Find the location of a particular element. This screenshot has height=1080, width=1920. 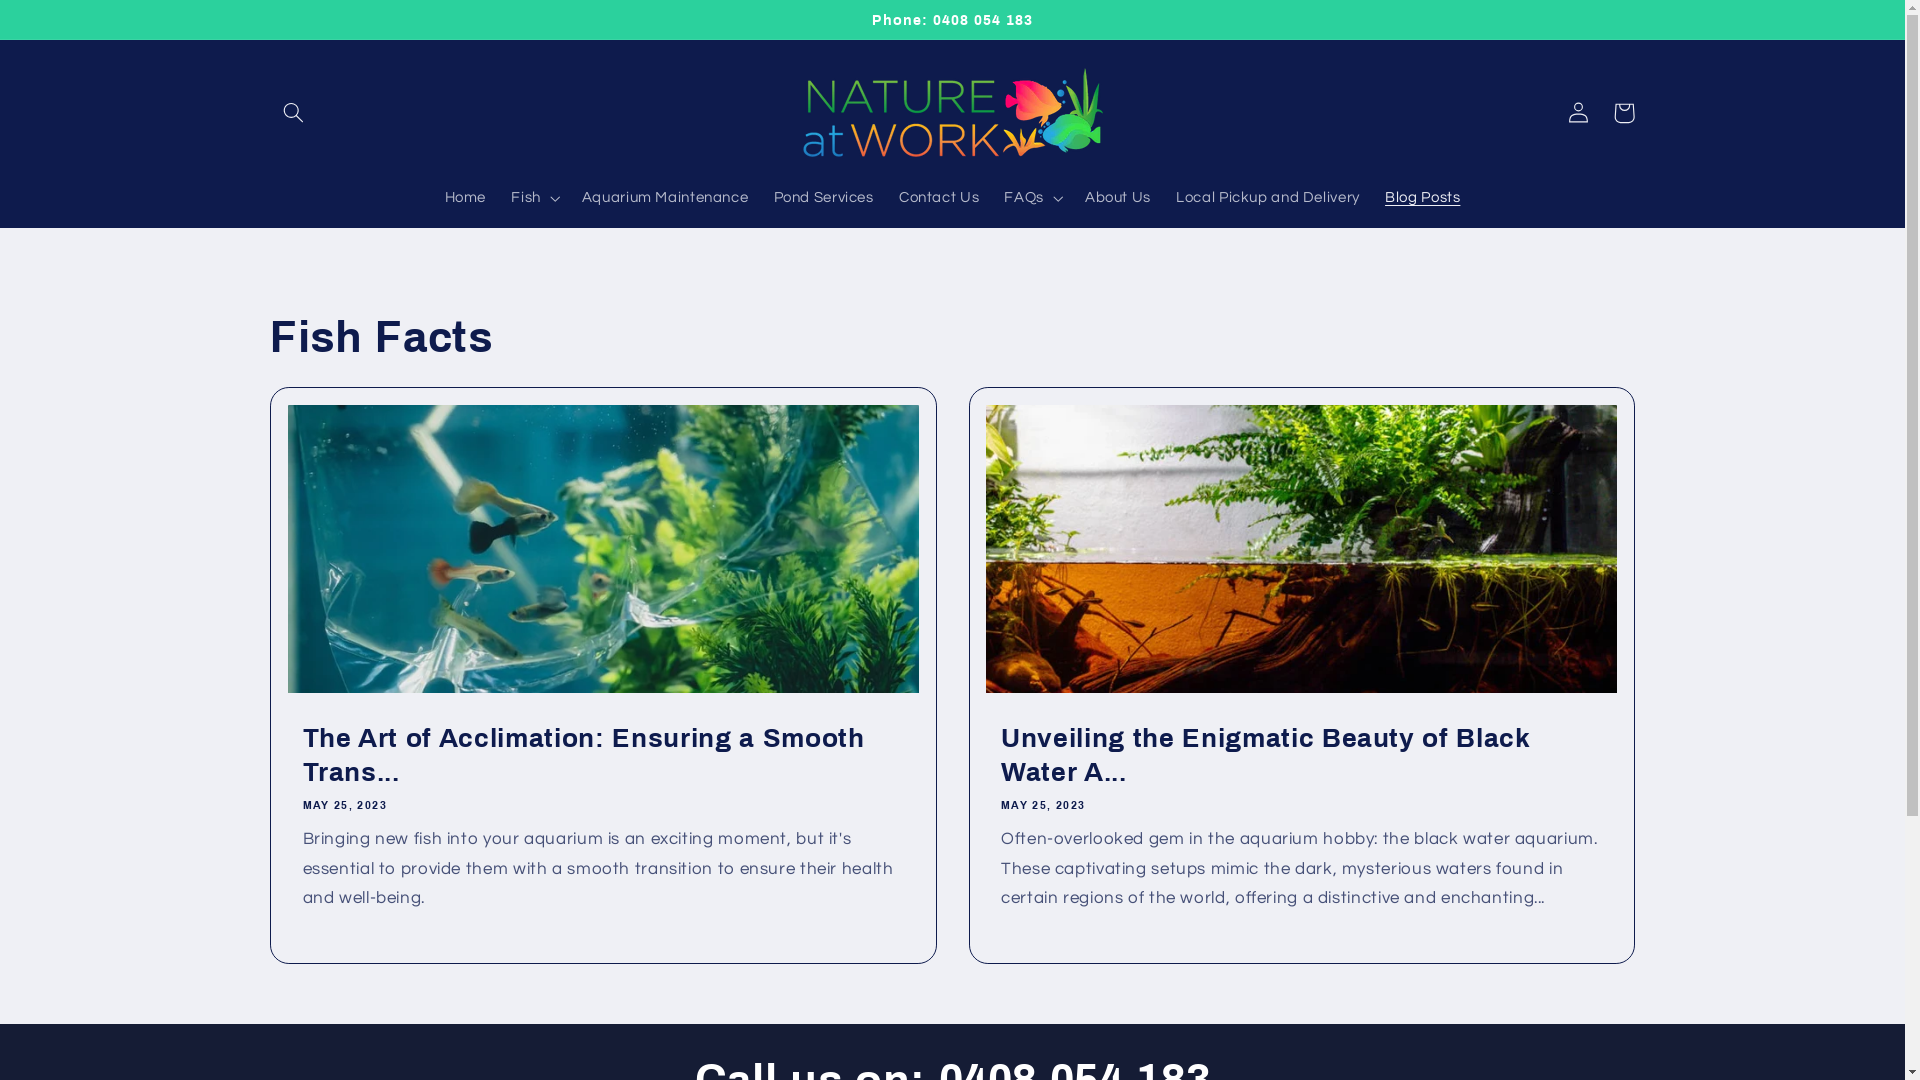

'The Art of Acclimation: Ensuring a Smooth Trans...' is located at coordinates (602, 756).